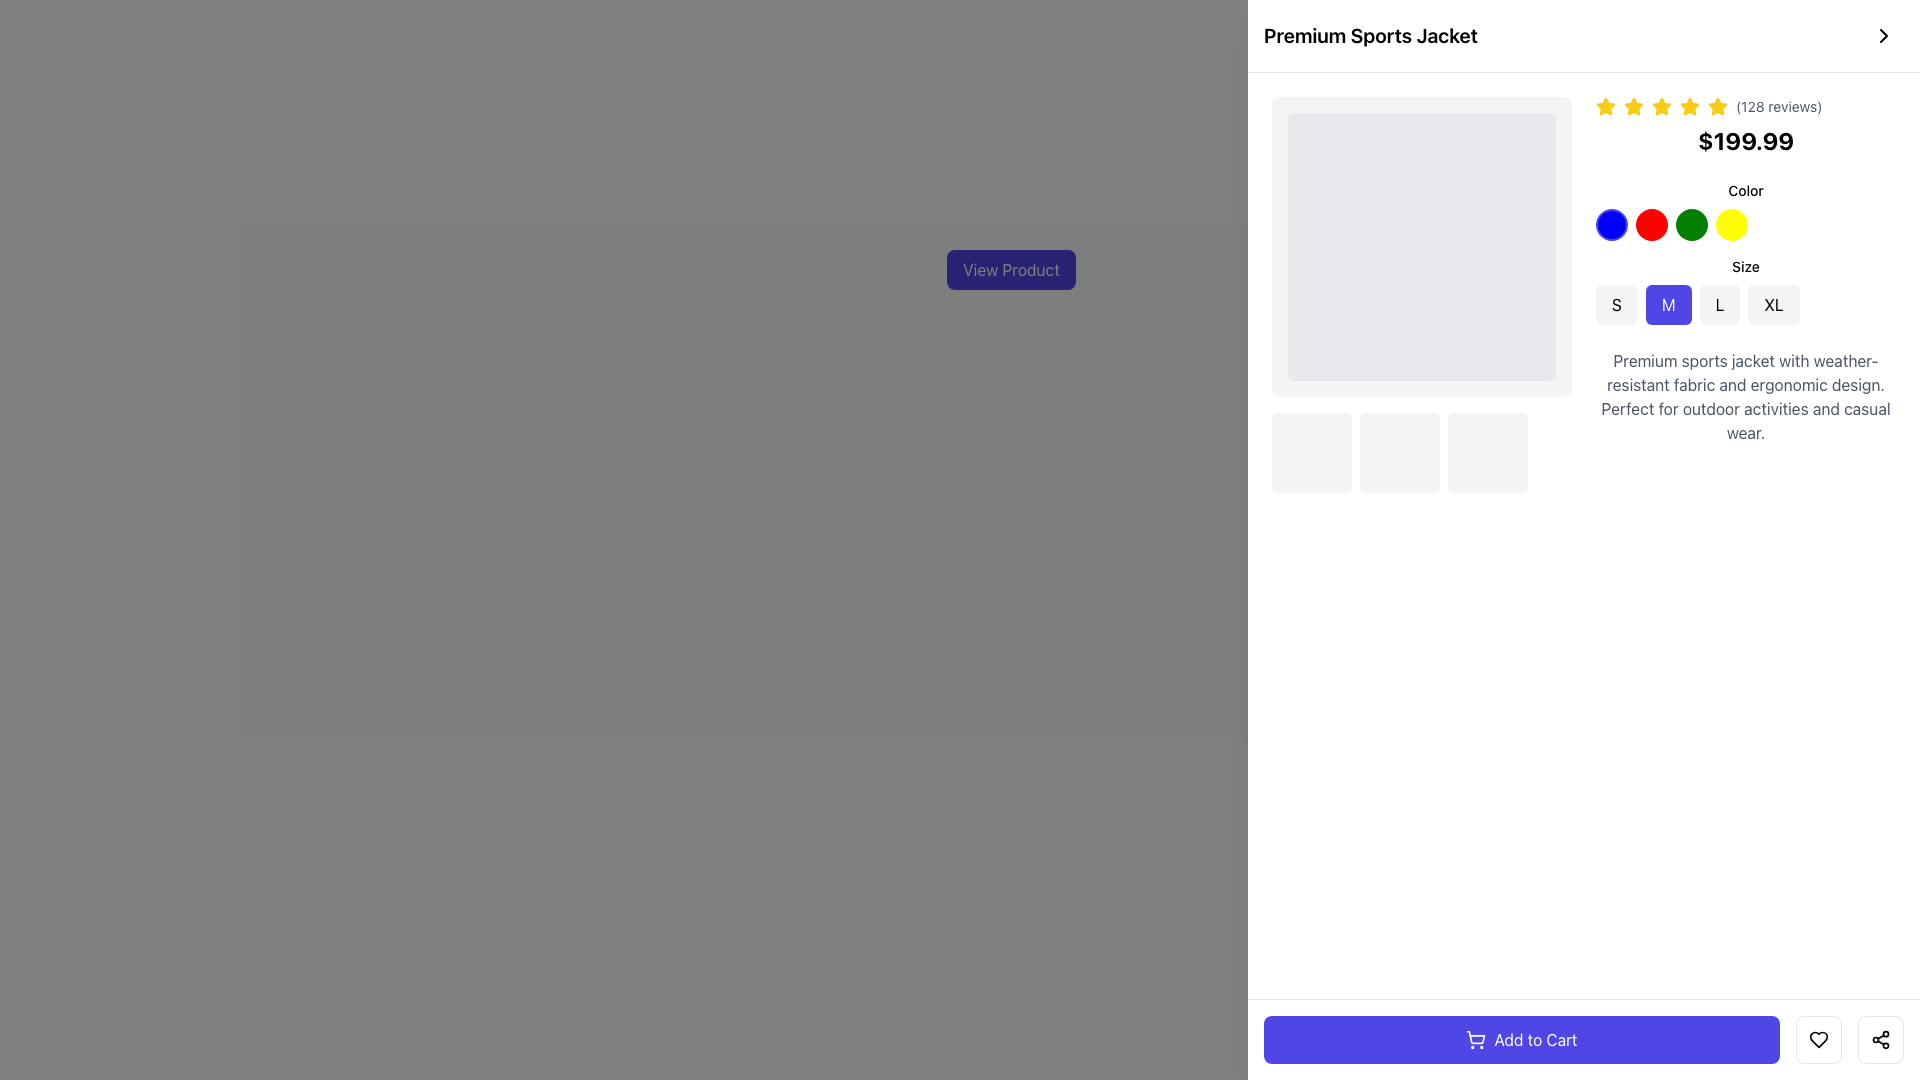 Image resolution: width=1920 pixels, height=1080 pixels. What do you see at coordinates (1690, 224) in the screenshot?
I see `the small circular green button in the color selection row` at bounding box center [1690, 224].